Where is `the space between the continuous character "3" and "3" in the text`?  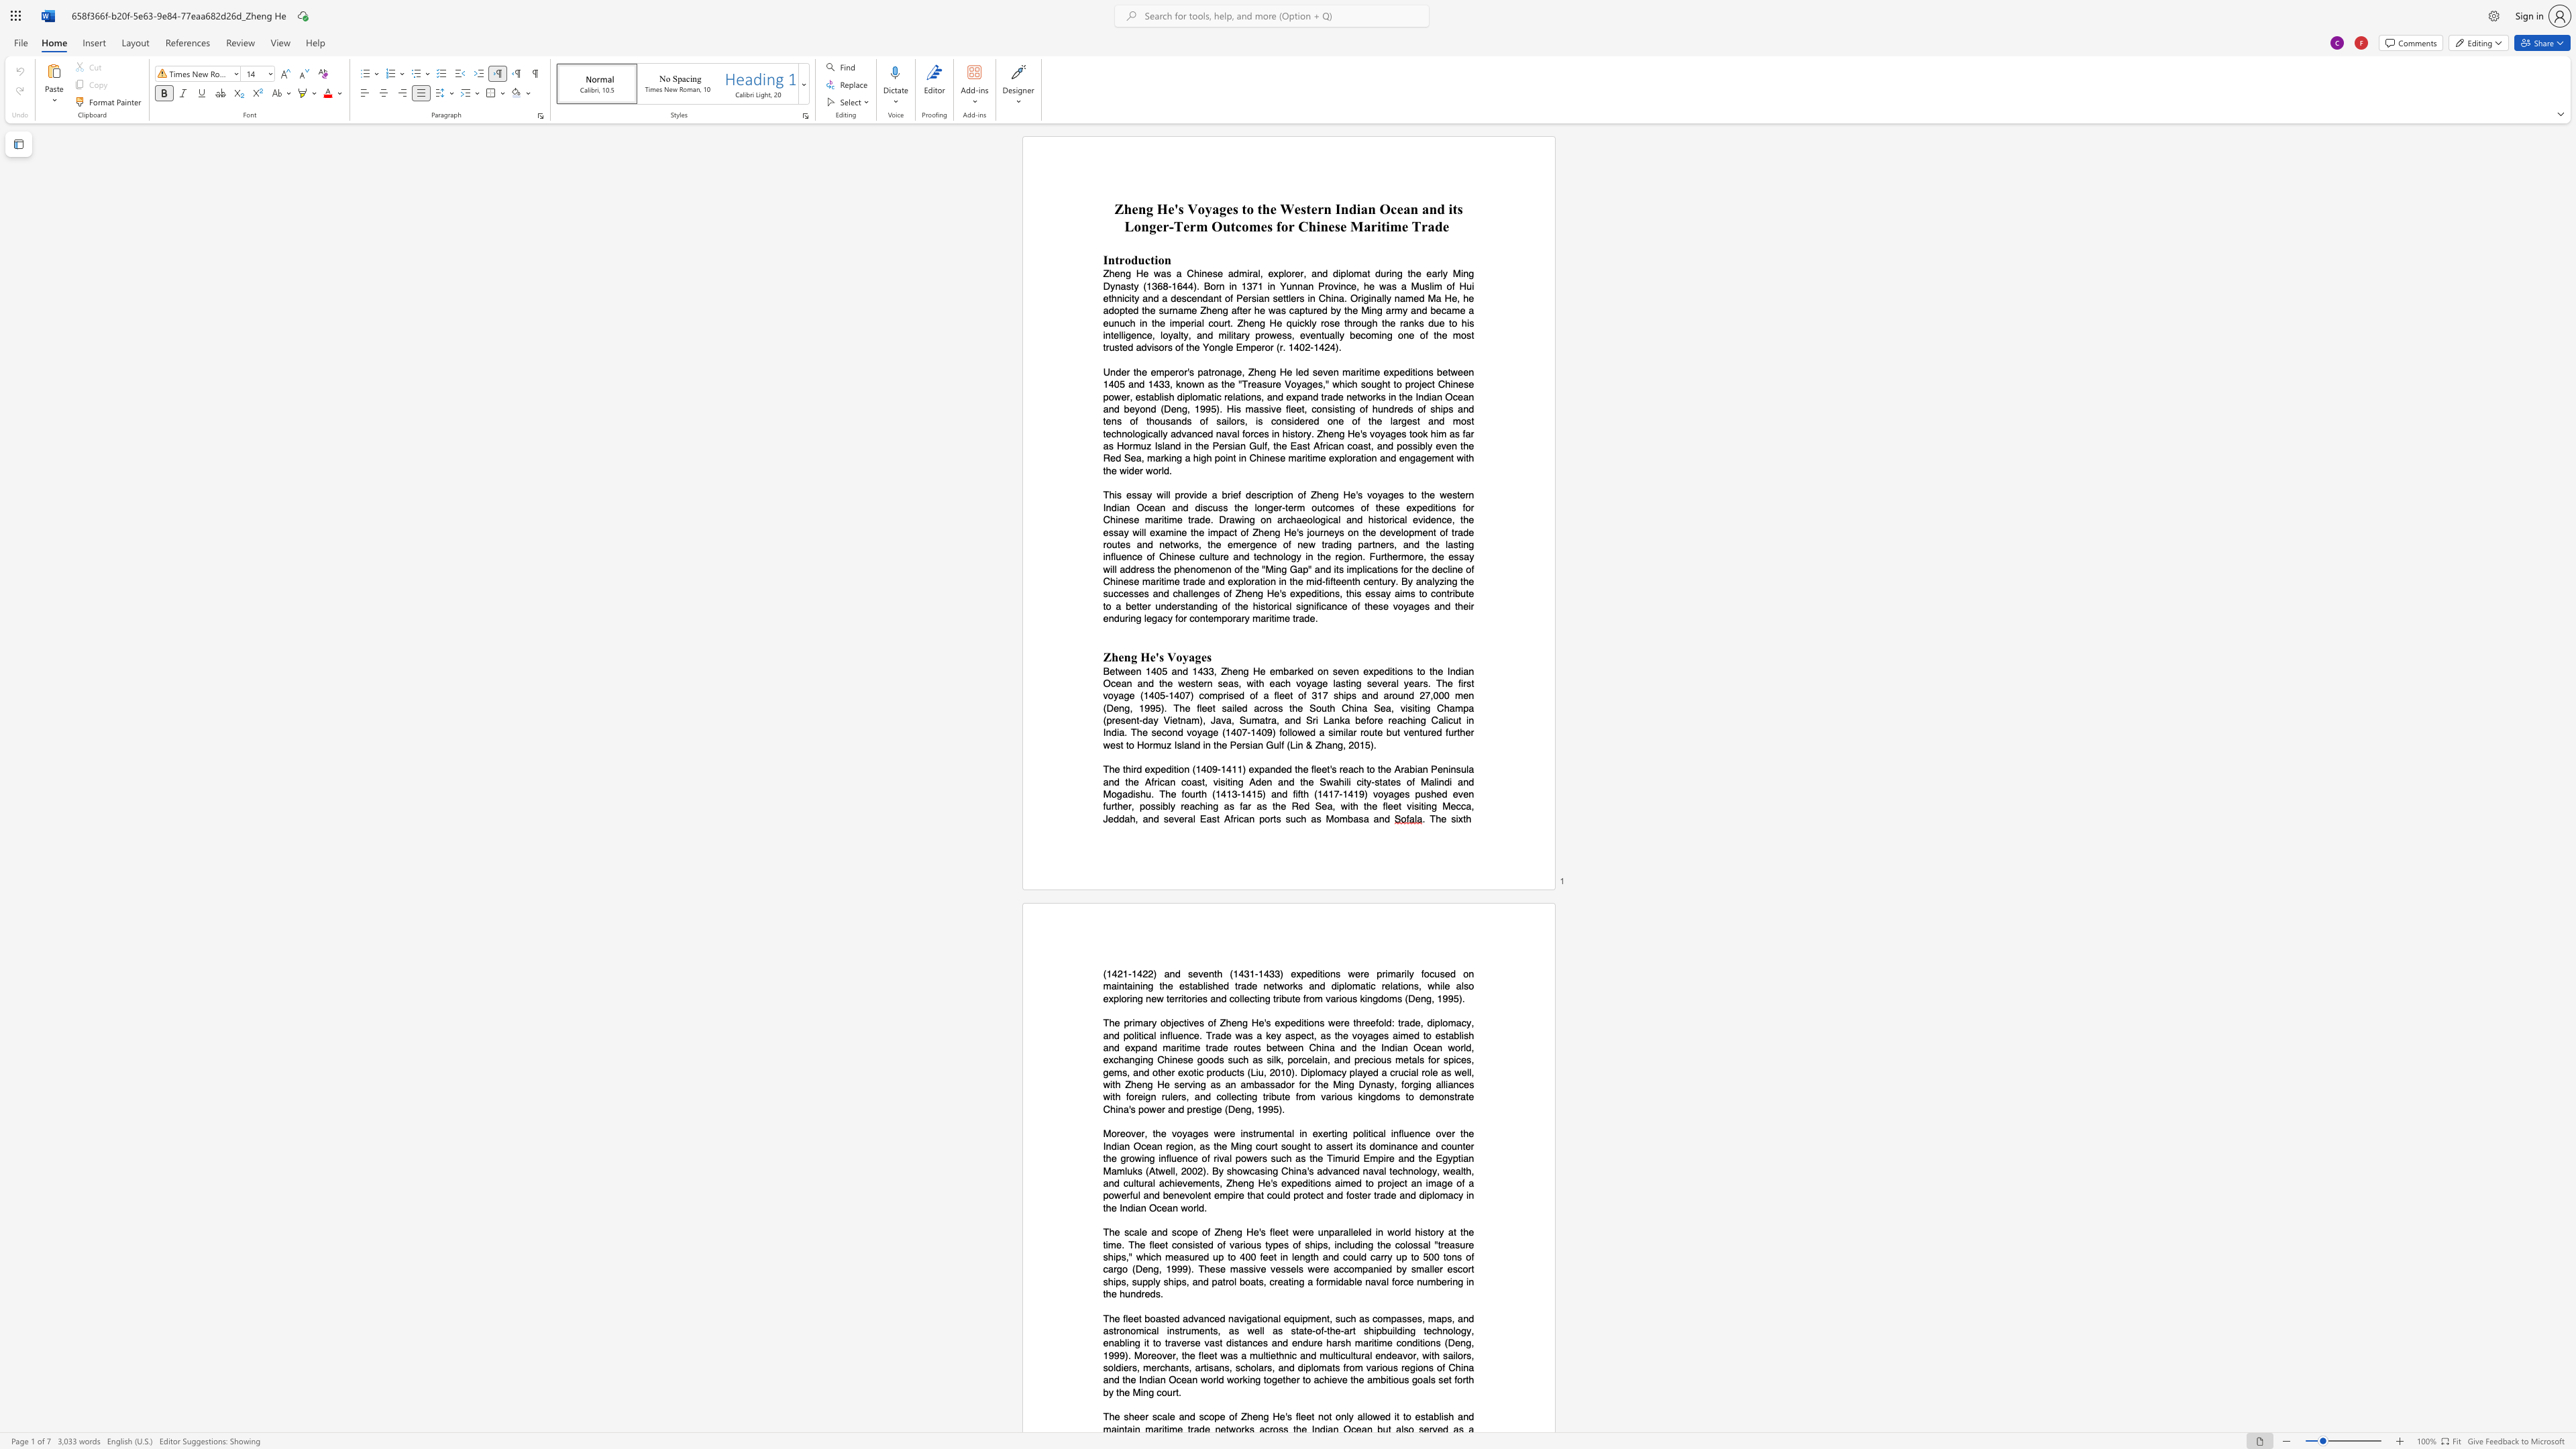
the space between the continuous character "3" and "3" in the text is located at coordinates (1164, 384).